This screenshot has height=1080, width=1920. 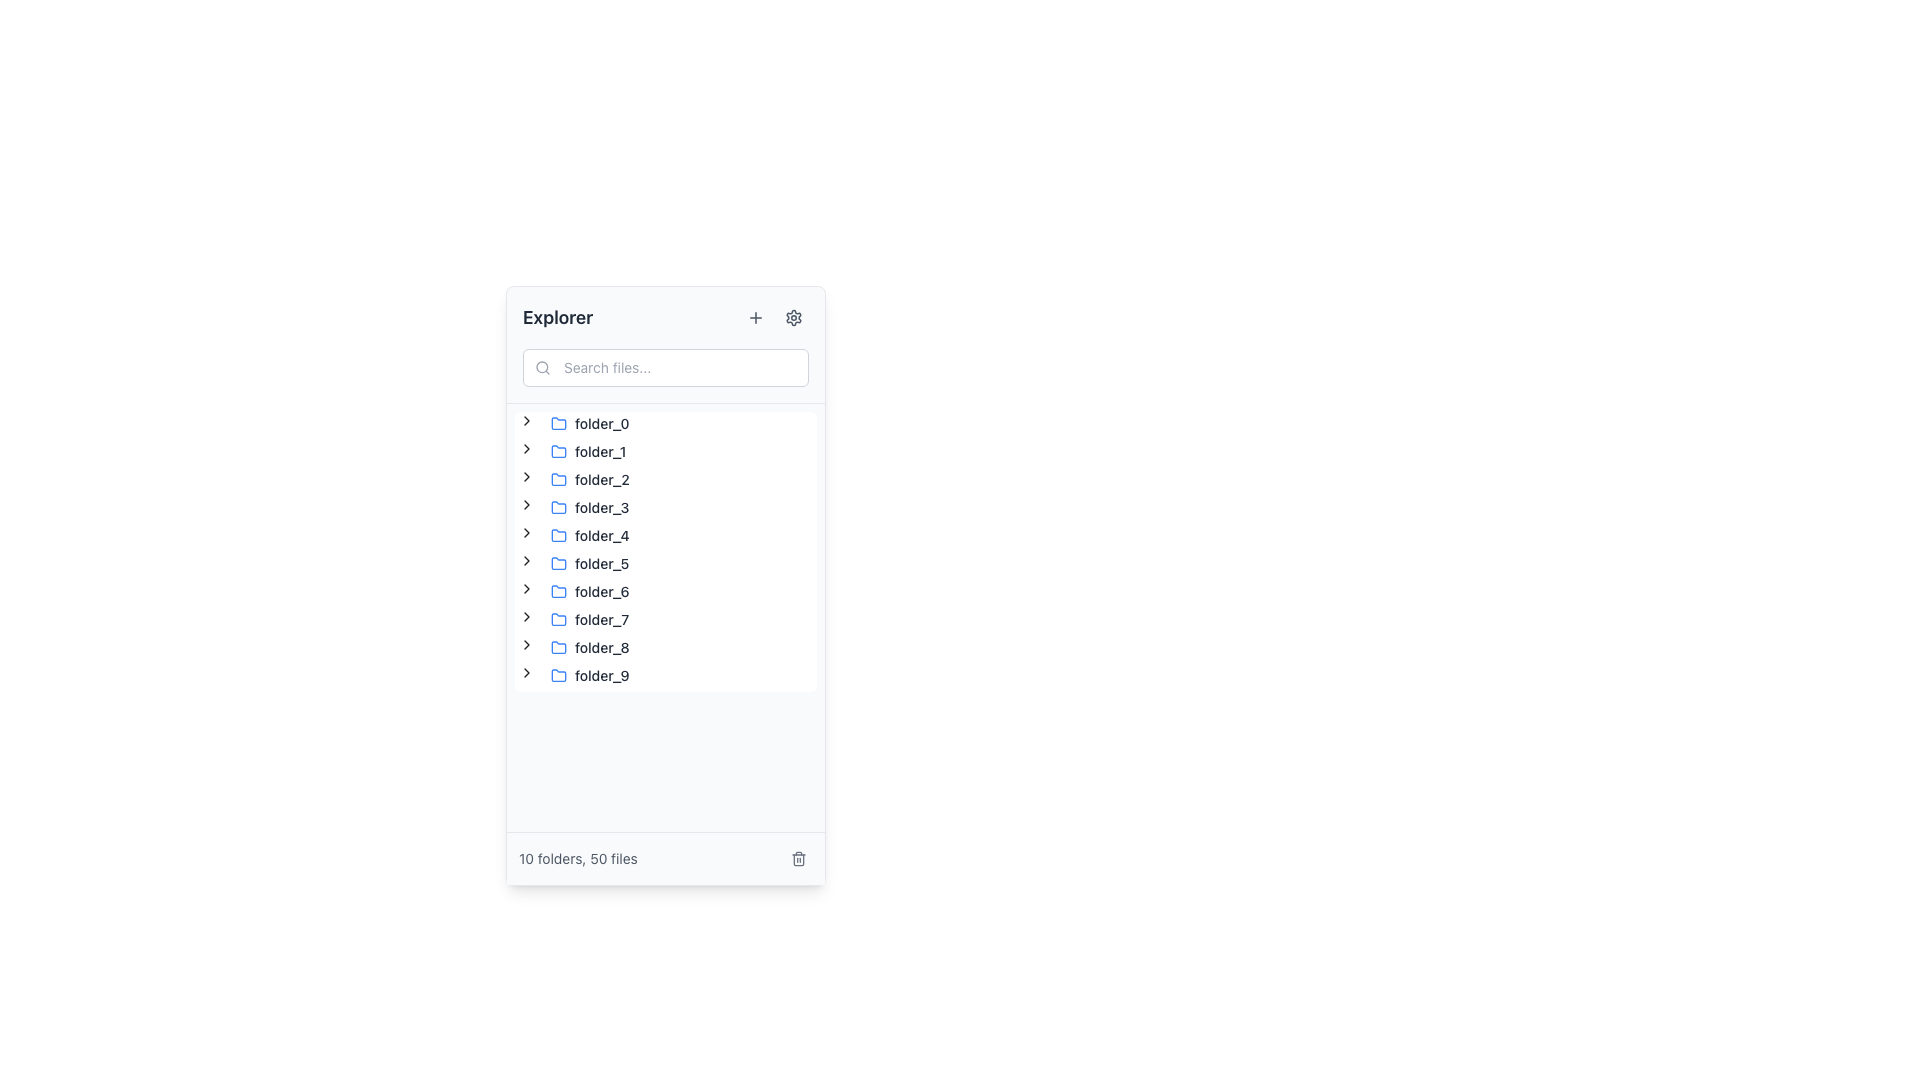 What do you see at coordinates (527, 535) in the screenshot?
I see `the Expander button (chevron switcher) located to the left of the label 'folder_4'` at bounding box center [527, 535].